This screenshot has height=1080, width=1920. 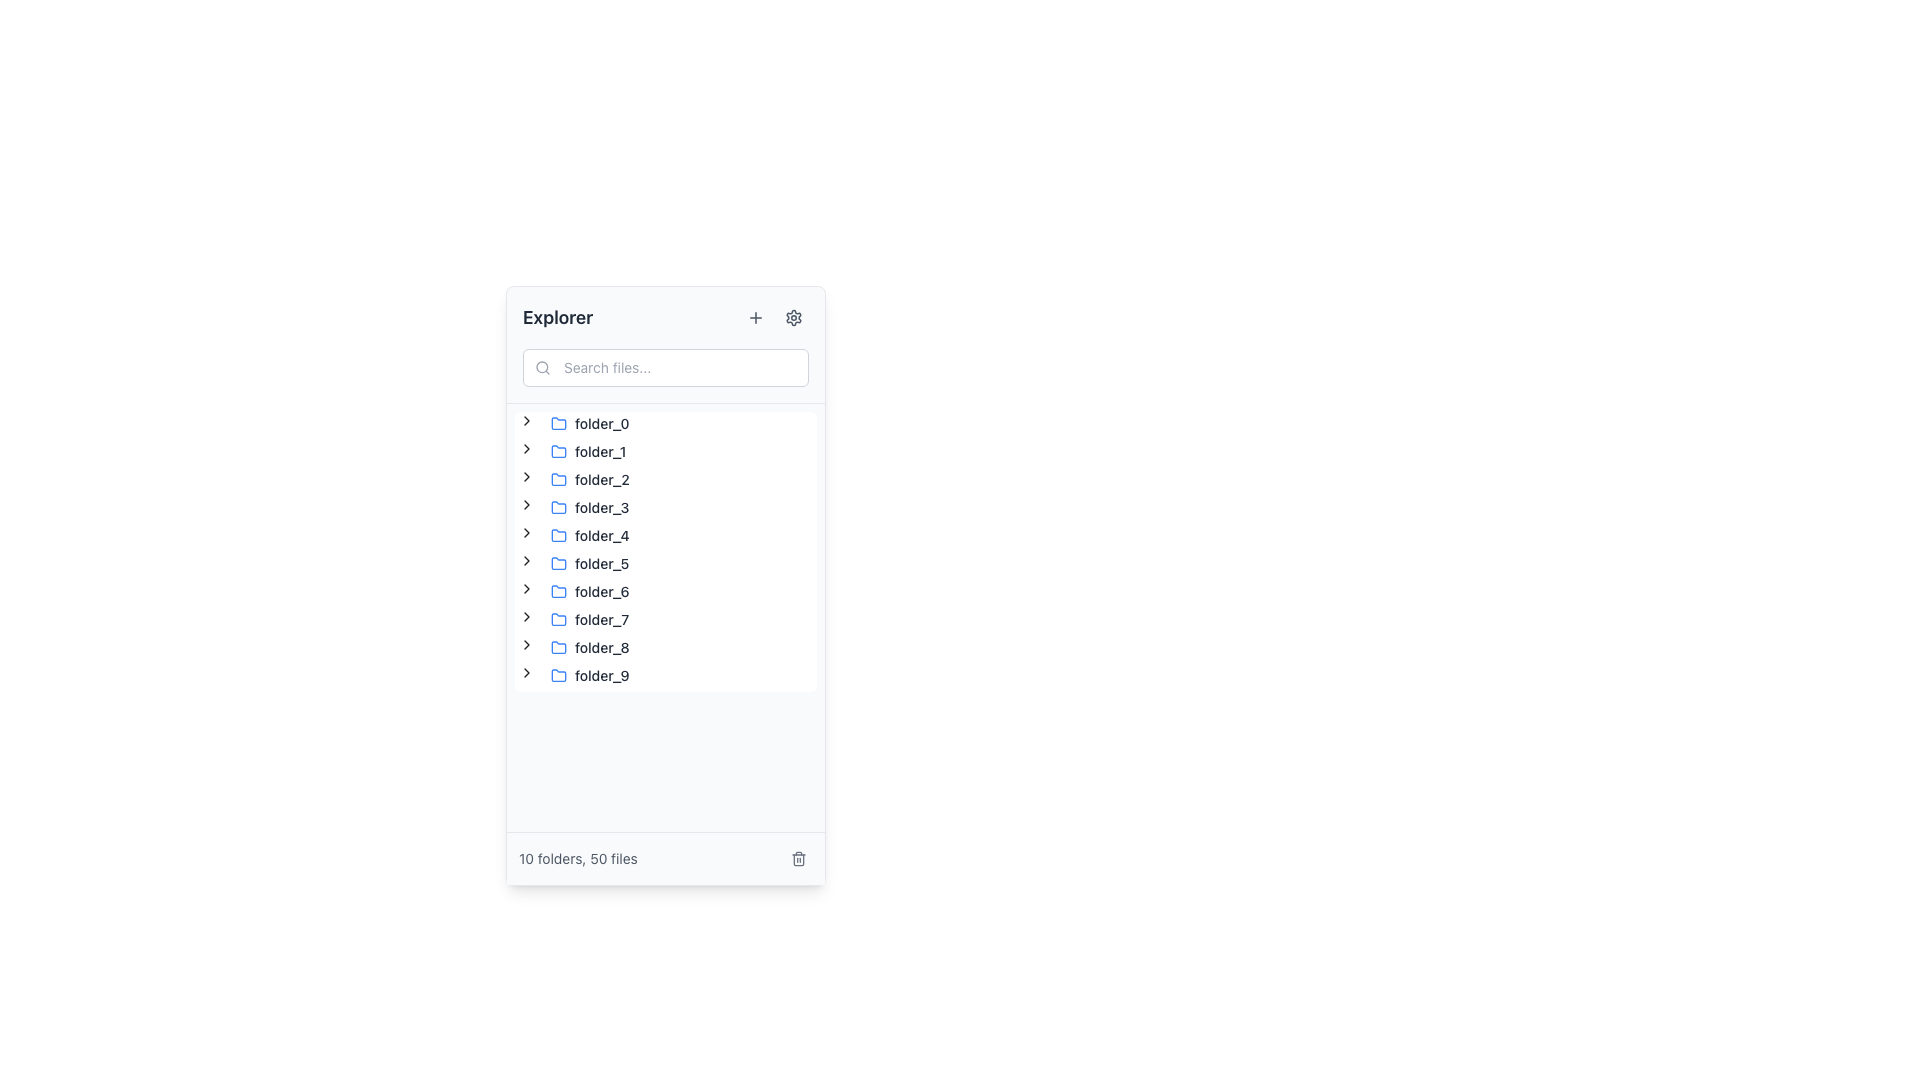 What do you see at coordinates (527, 535) in the screenshot?
I see `the Expander button (chevron switcher) located to the left of the label 'folder_4'` at bounding box center [527, 535].